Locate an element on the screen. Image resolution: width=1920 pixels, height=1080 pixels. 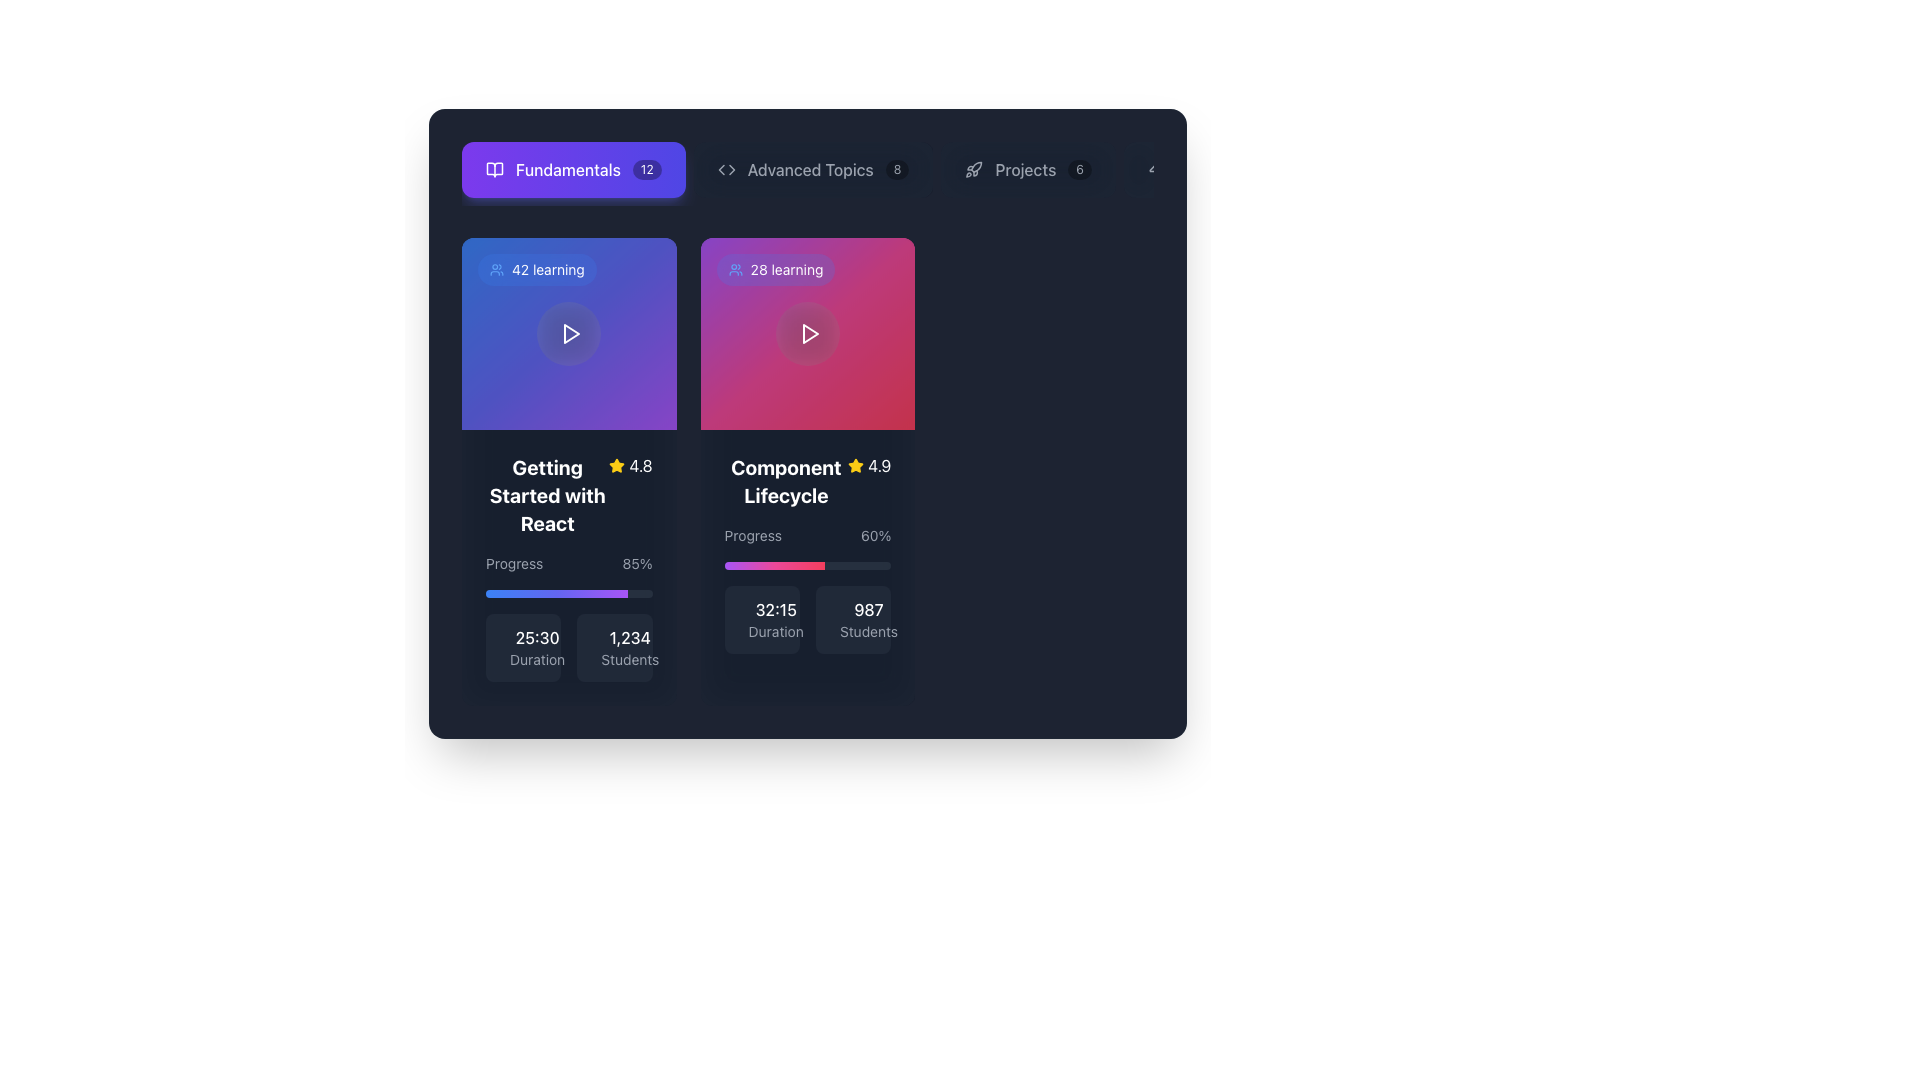
numeric value displayed in the Label that shows '987' in white color on a dark background, prominently positioned in the second card before the text 'Students' is located at coordinates (868, 608).